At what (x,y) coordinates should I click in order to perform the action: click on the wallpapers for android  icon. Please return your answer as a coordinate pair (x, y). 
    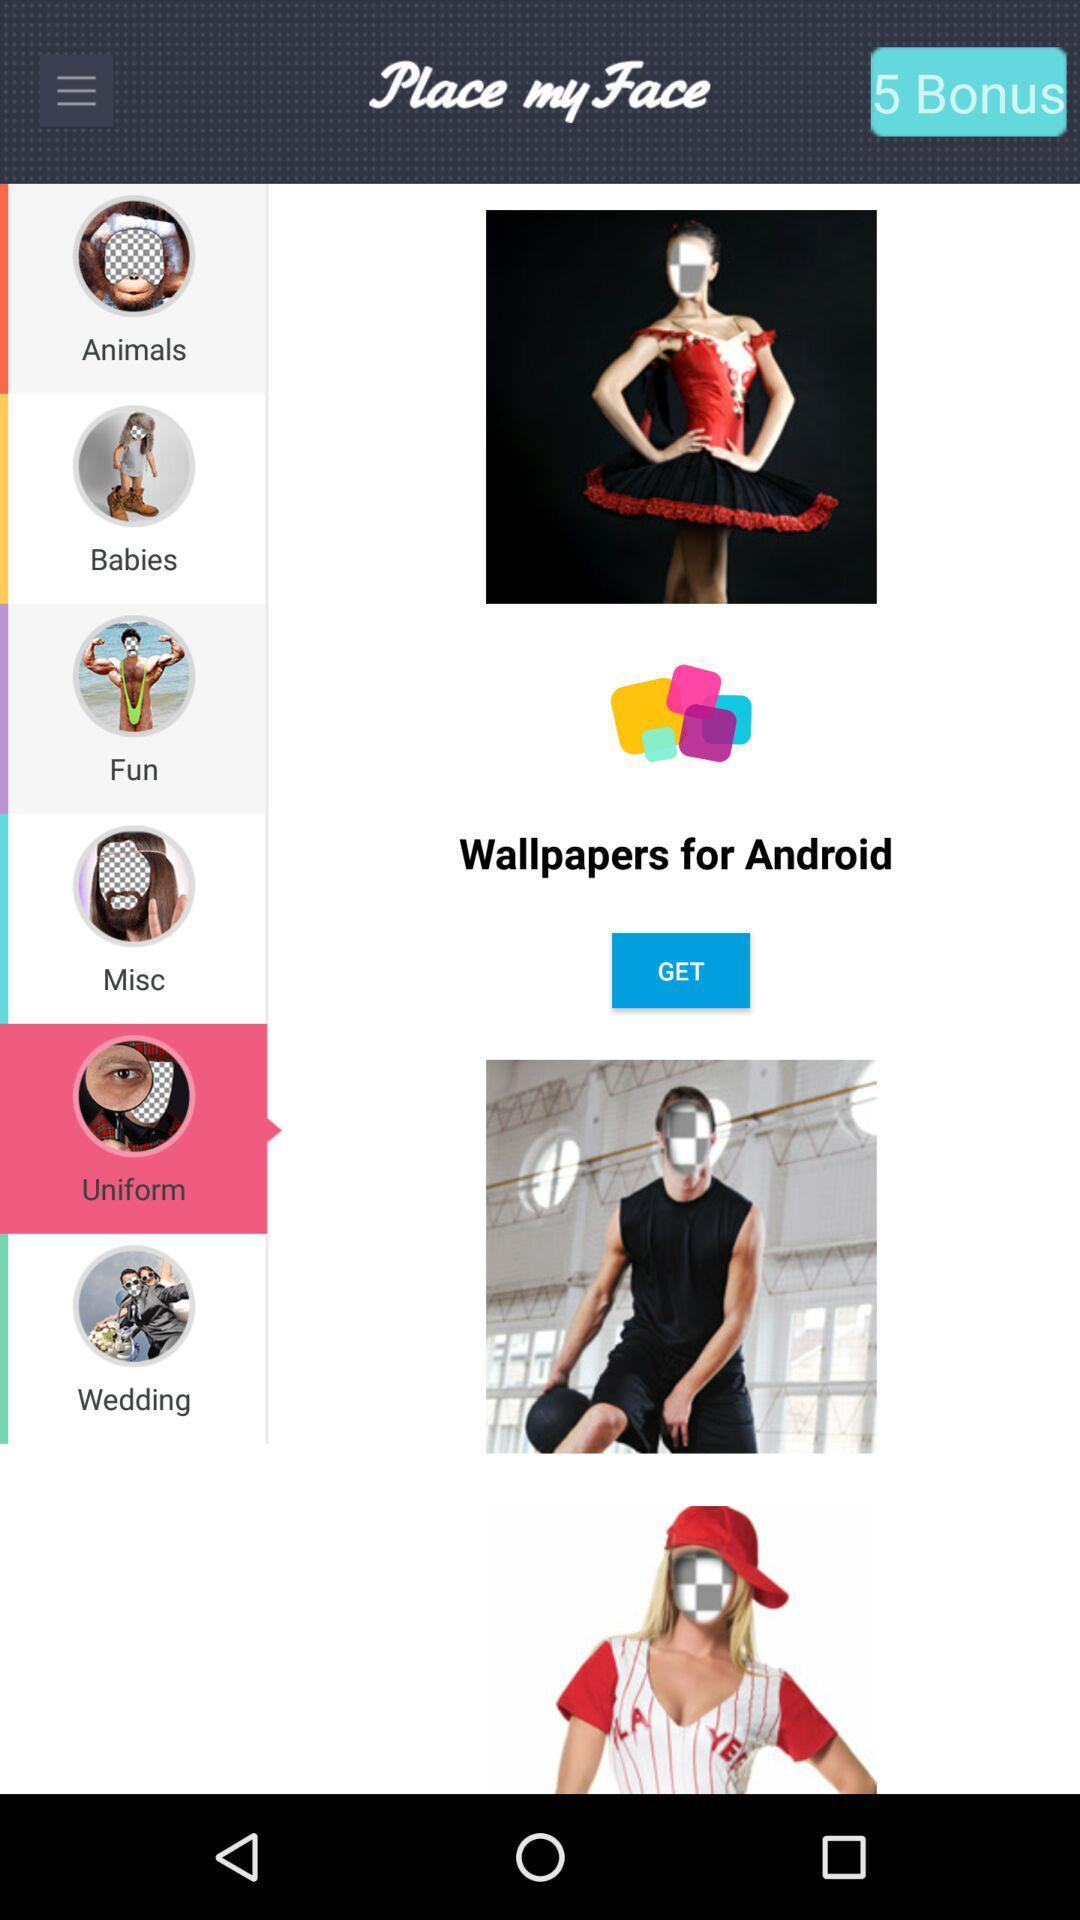
    Looking at the image, I should click on (680, 852).